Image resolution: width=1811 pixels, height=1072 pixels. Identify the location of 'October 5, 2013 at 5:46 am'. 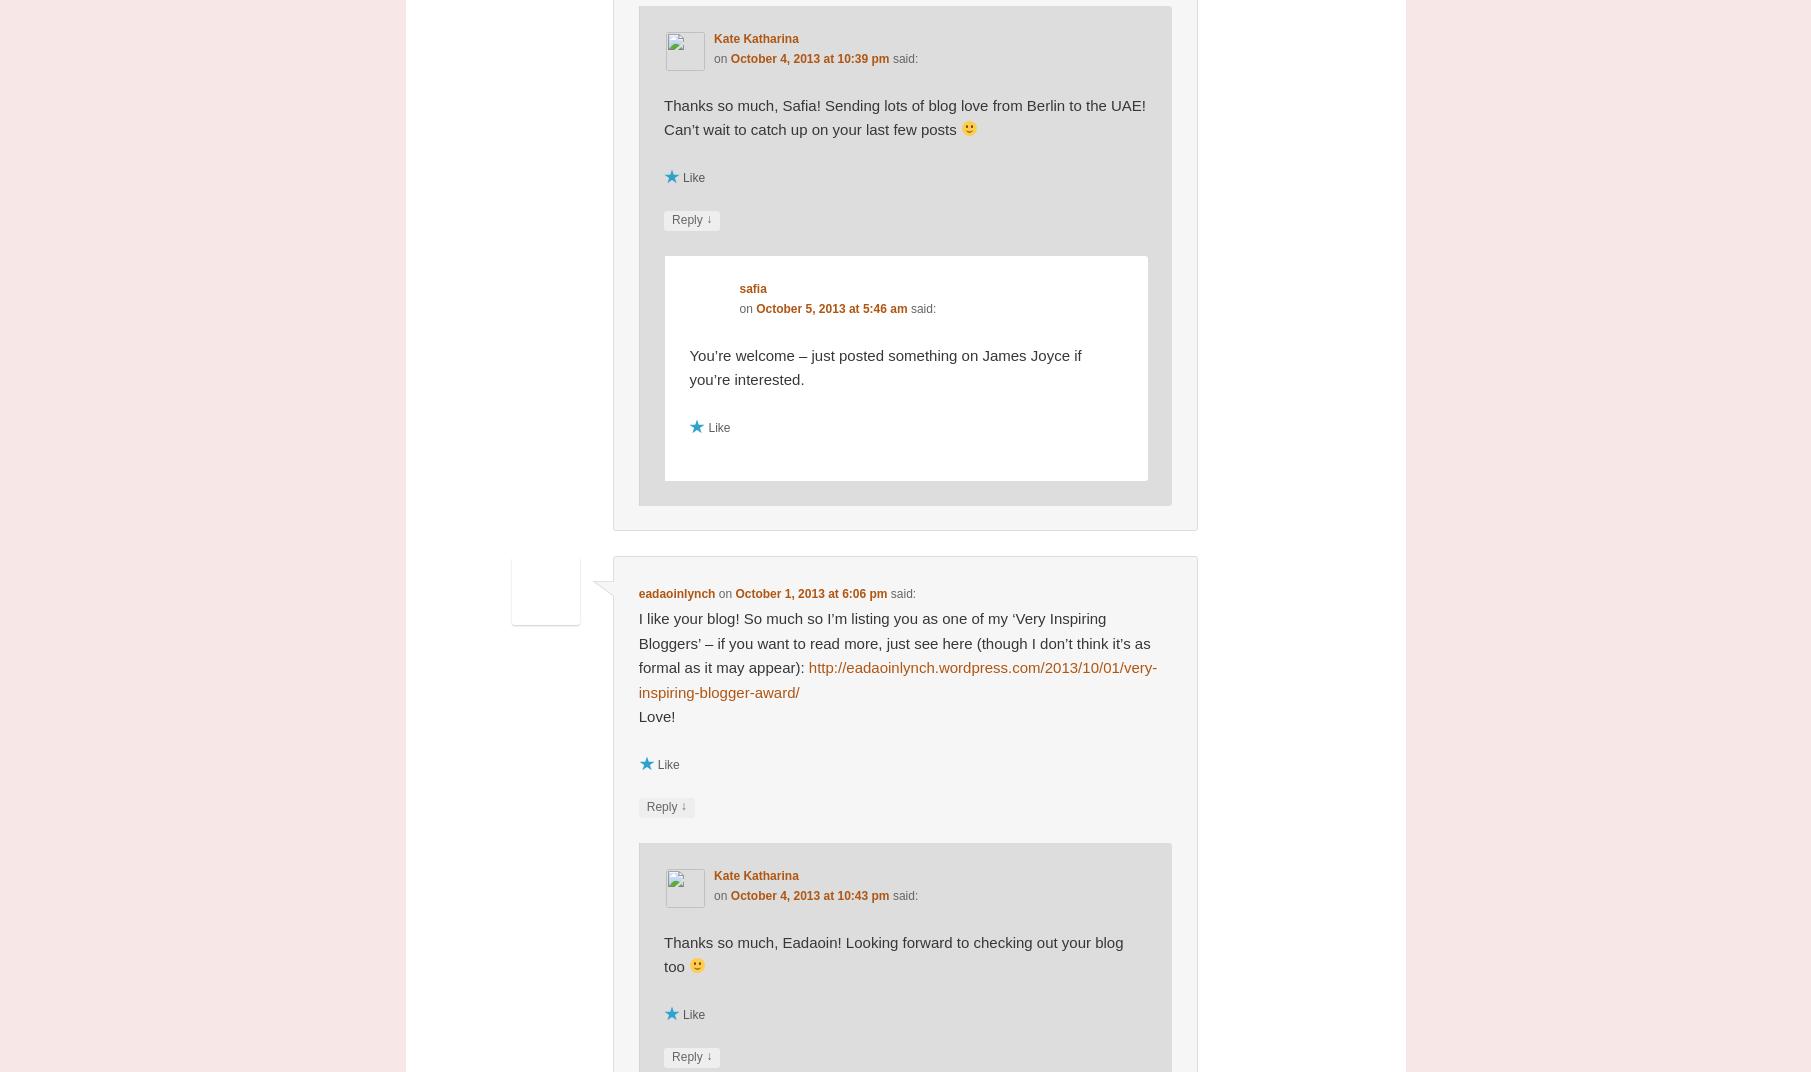
(754, 306).